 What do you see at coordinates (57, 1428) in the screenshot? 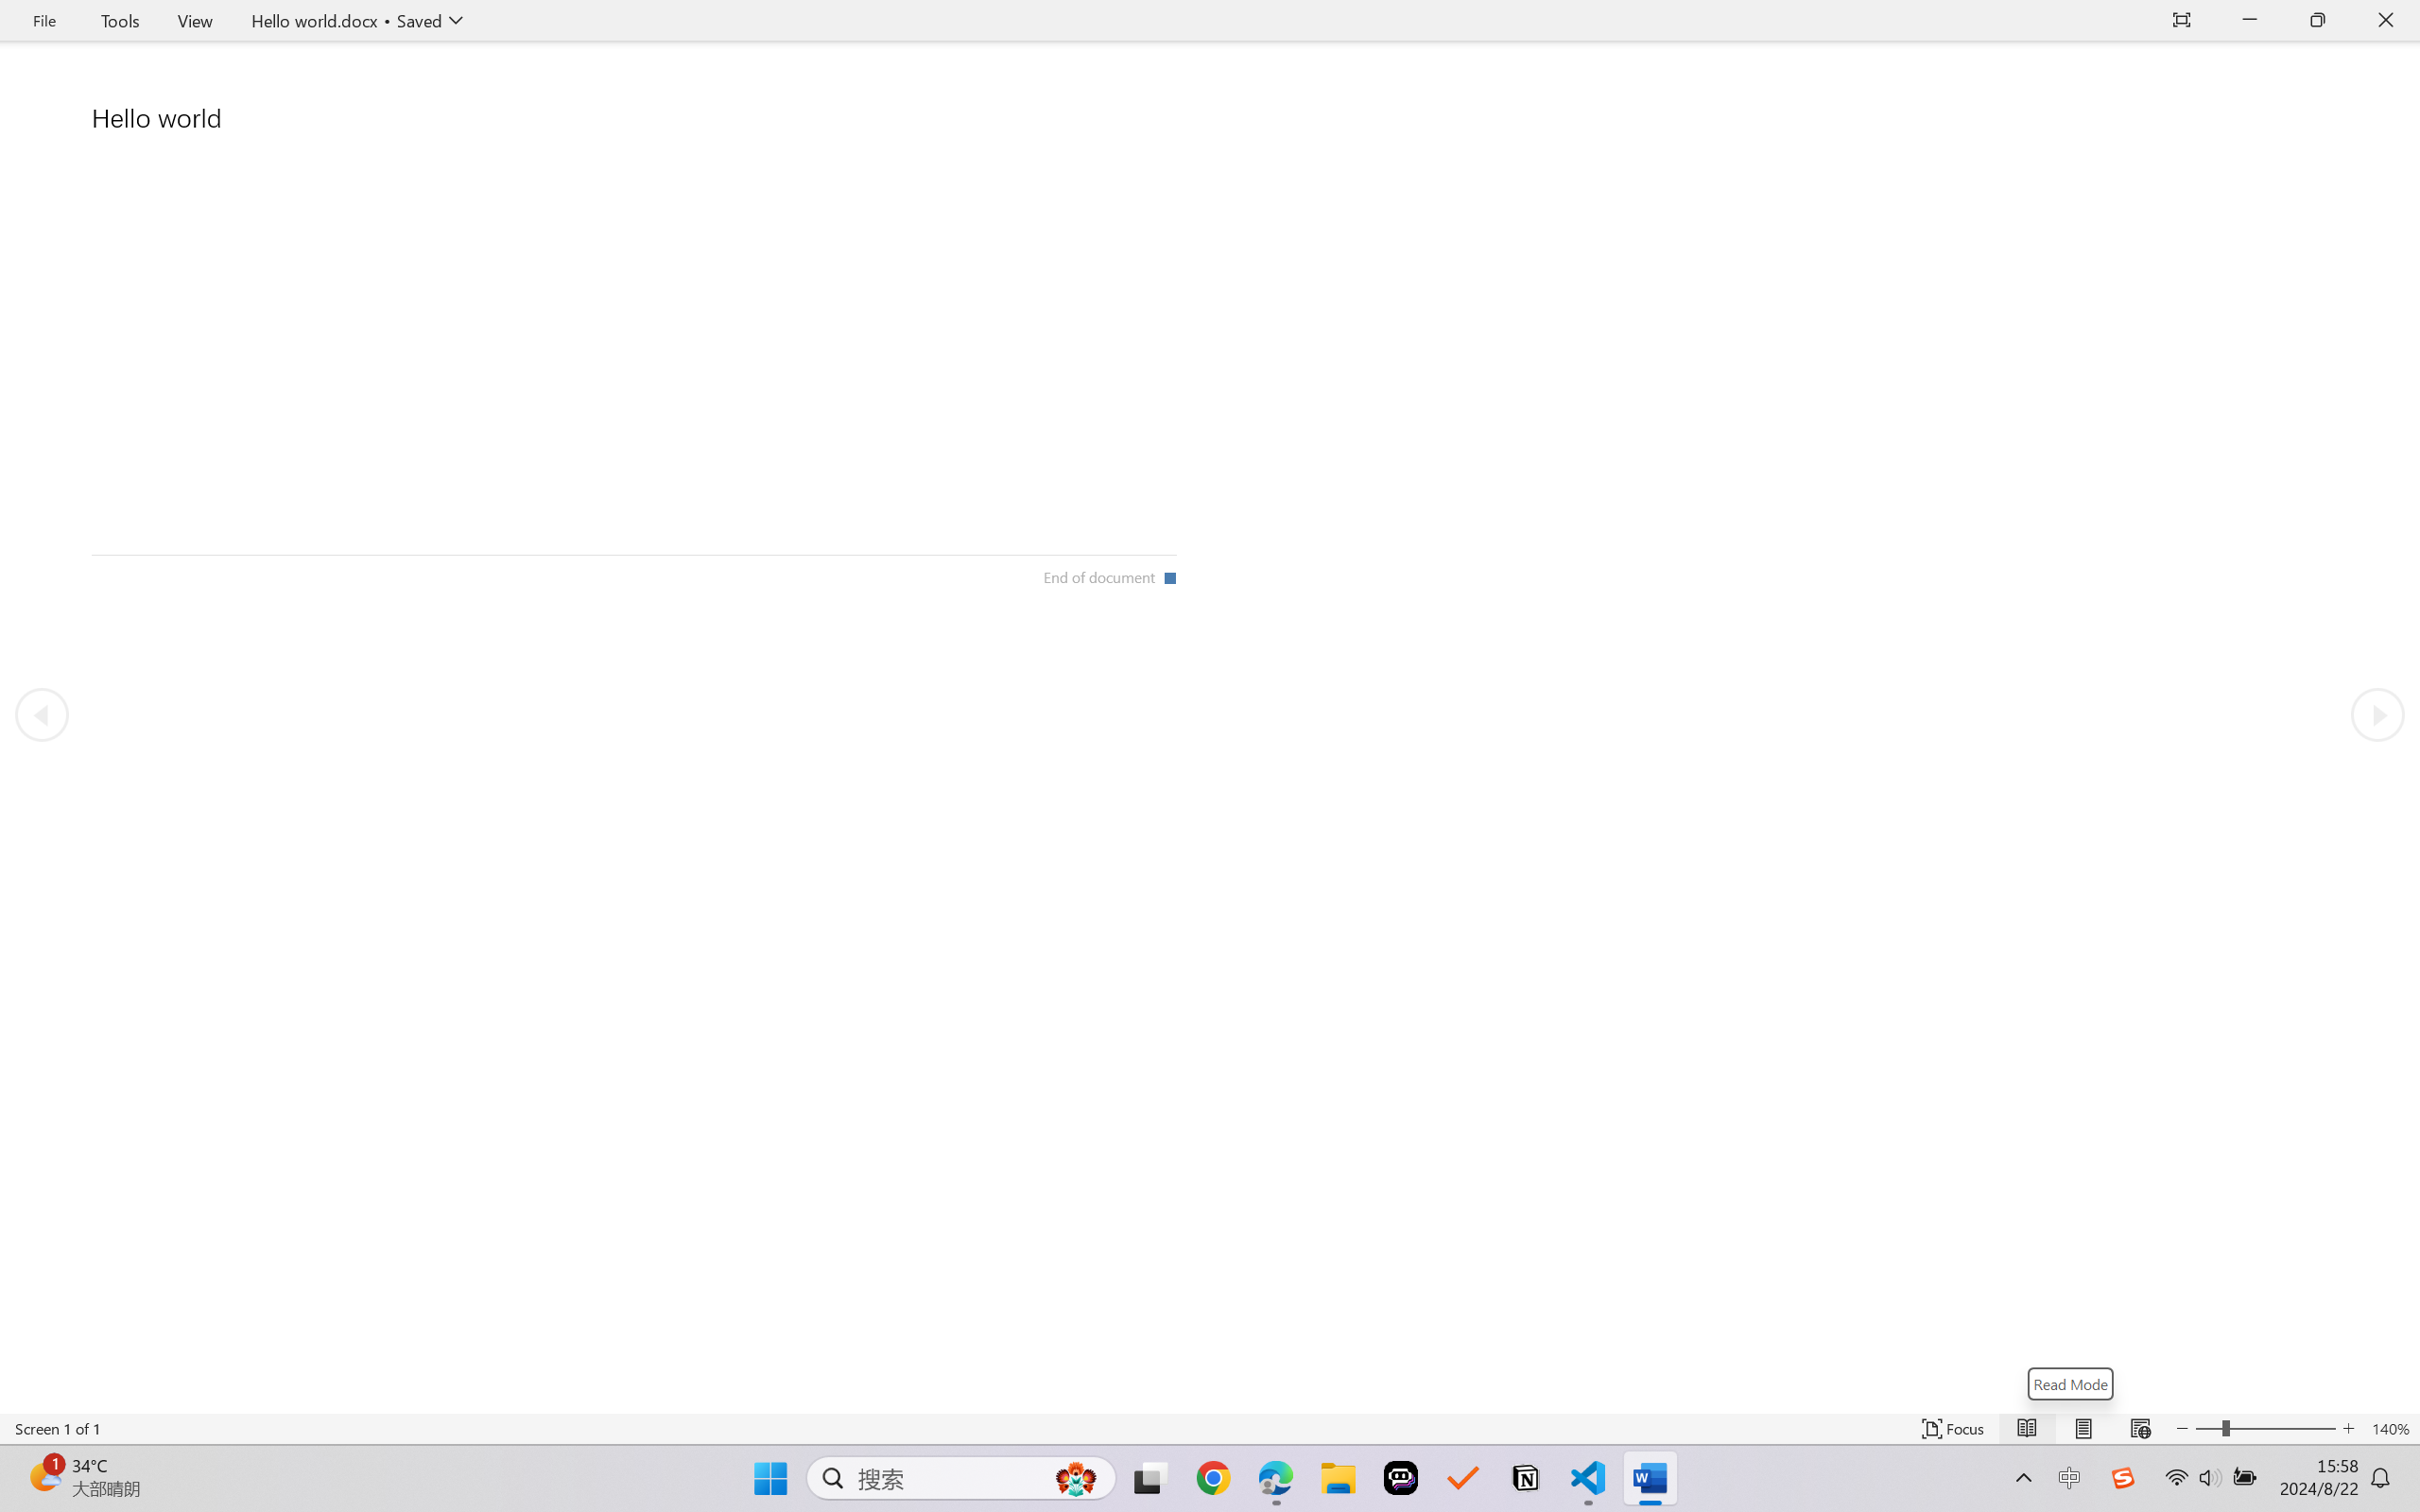
I see `'Page Number Screen 1 of 1 '` at bounding box center [57, 1428].